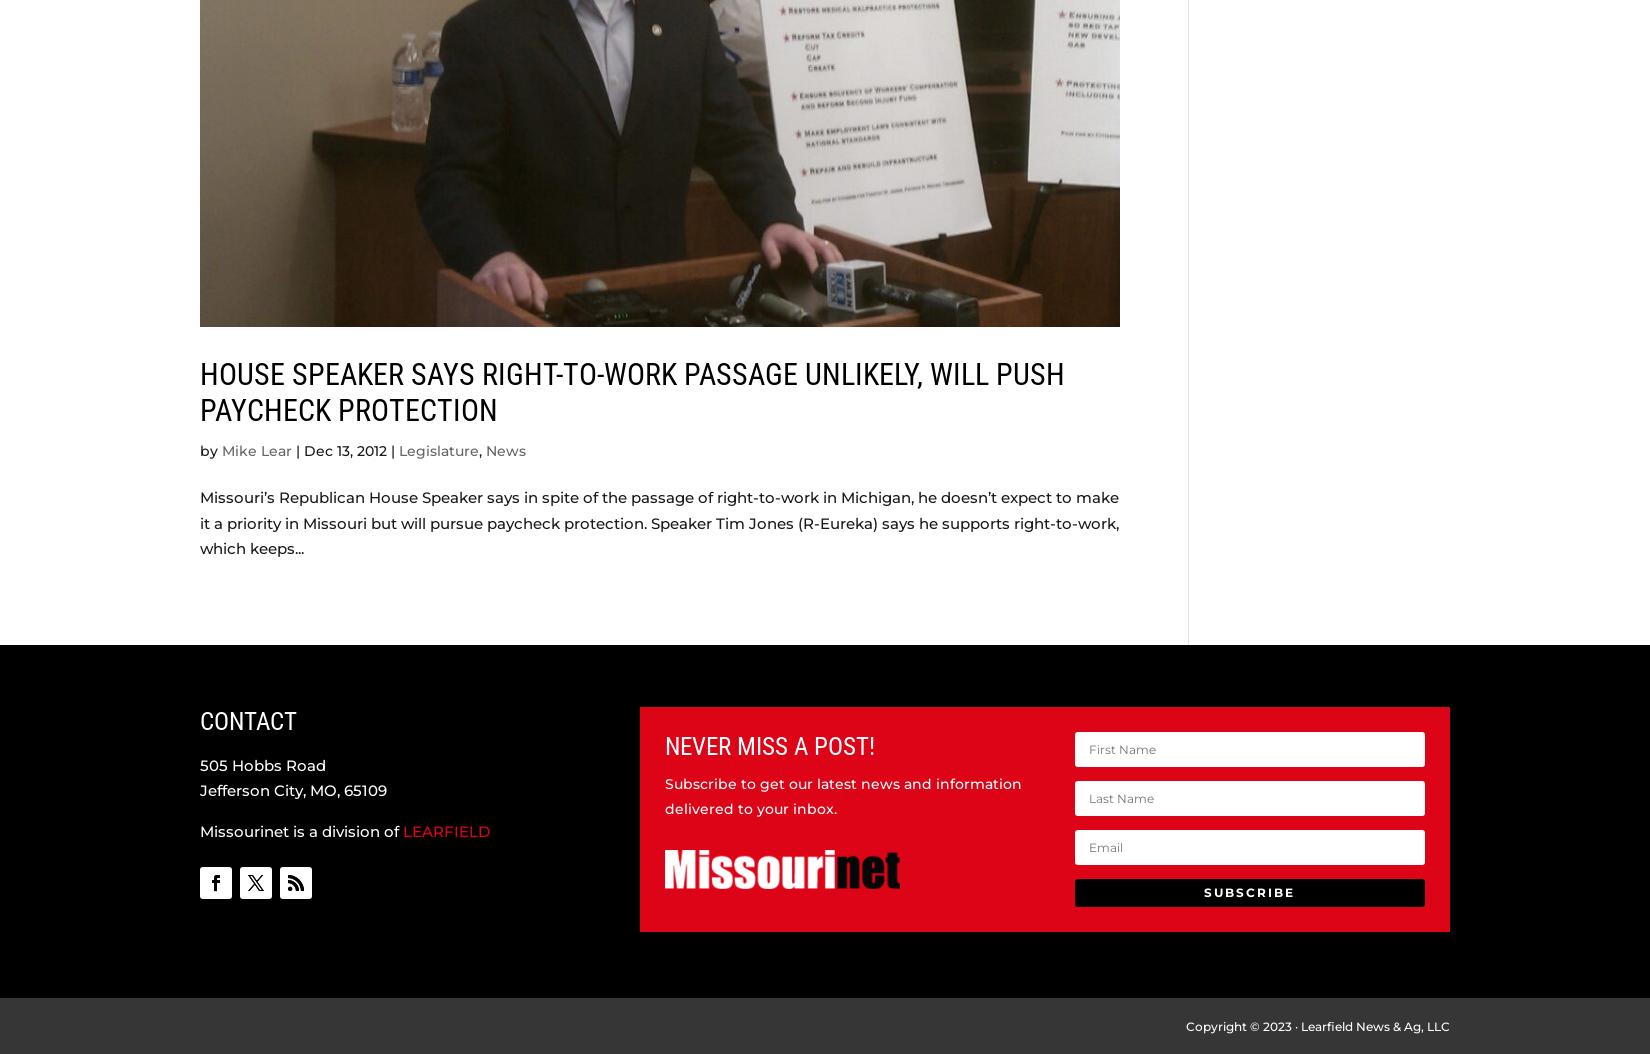 This screenshot has width=1650, height=1054. Describe the element at coordinates (211, 449) in the screenshot. I see `'by'` at that location.